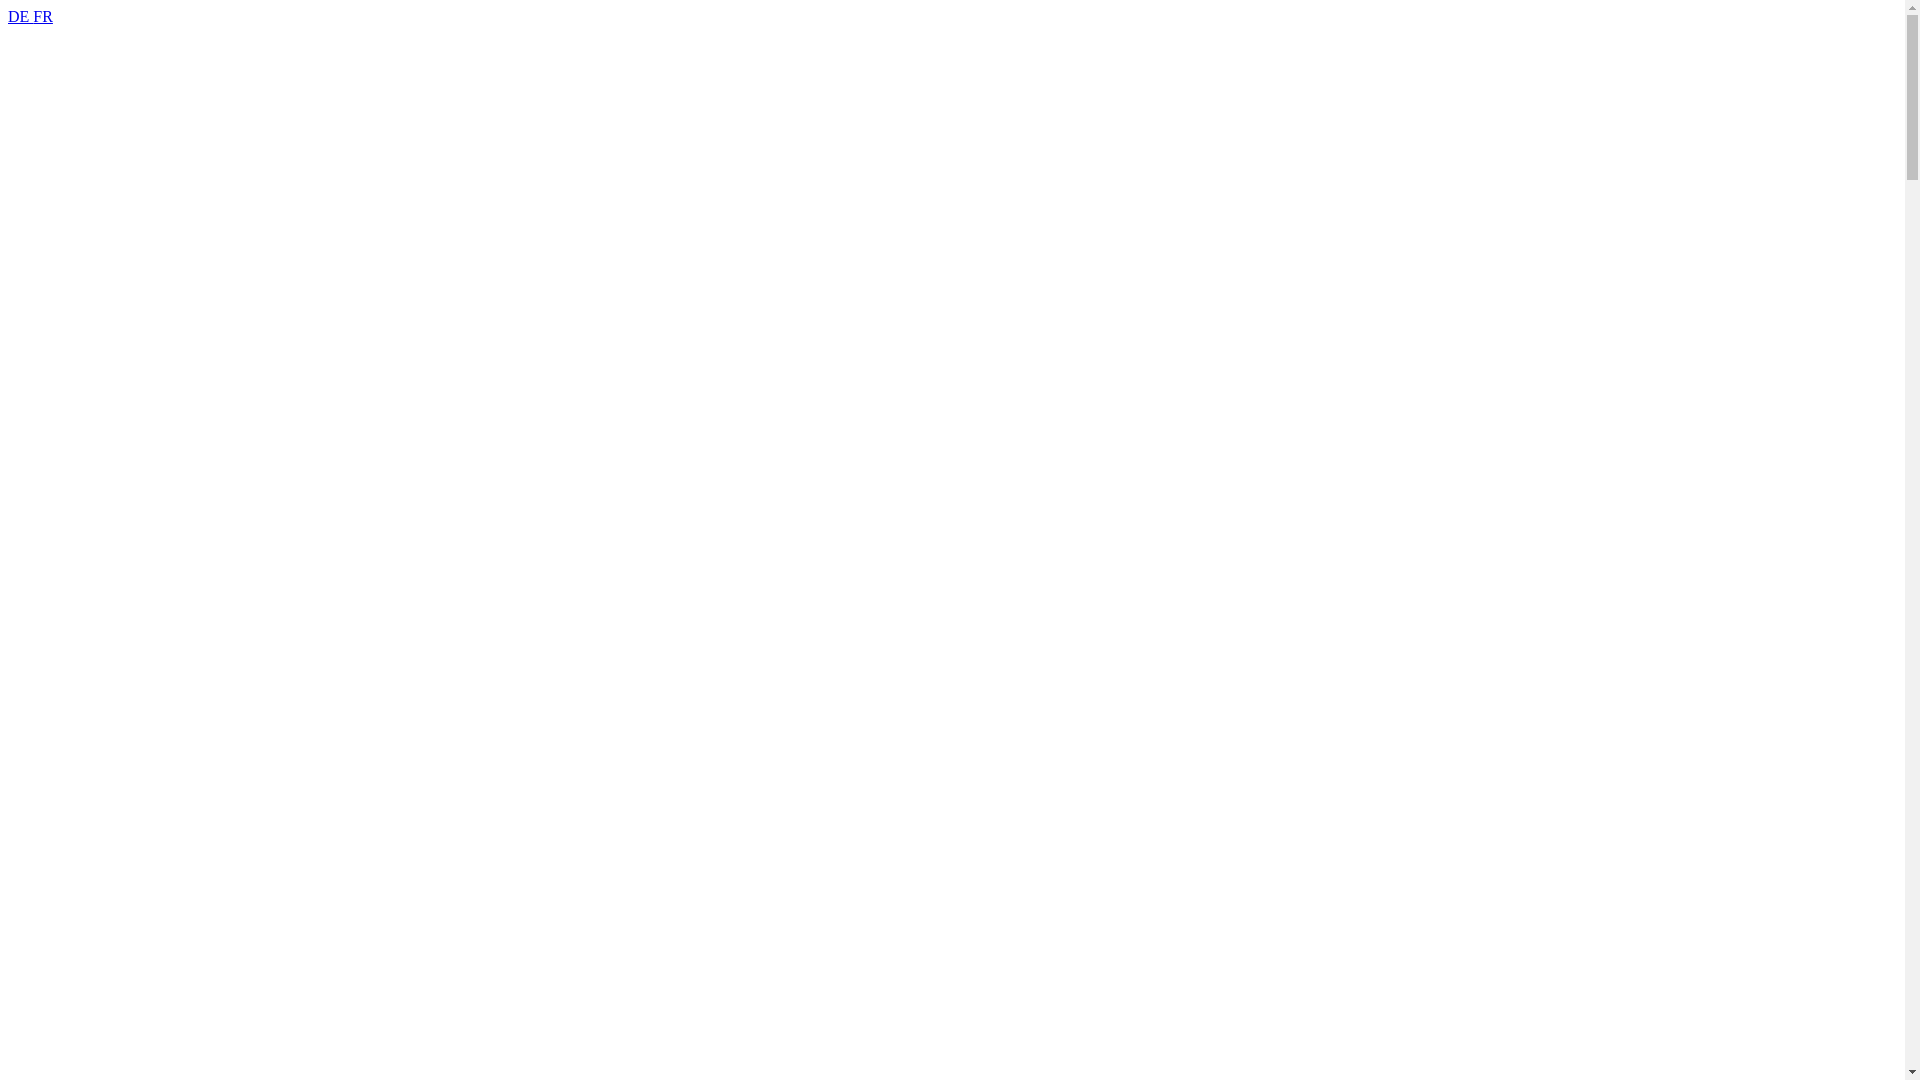 This screenshot has height=1080, width=1920. What do you see at coordinates (20, 16) in the screenshot?
I see `'DE'` at bounding box center [20, 16].